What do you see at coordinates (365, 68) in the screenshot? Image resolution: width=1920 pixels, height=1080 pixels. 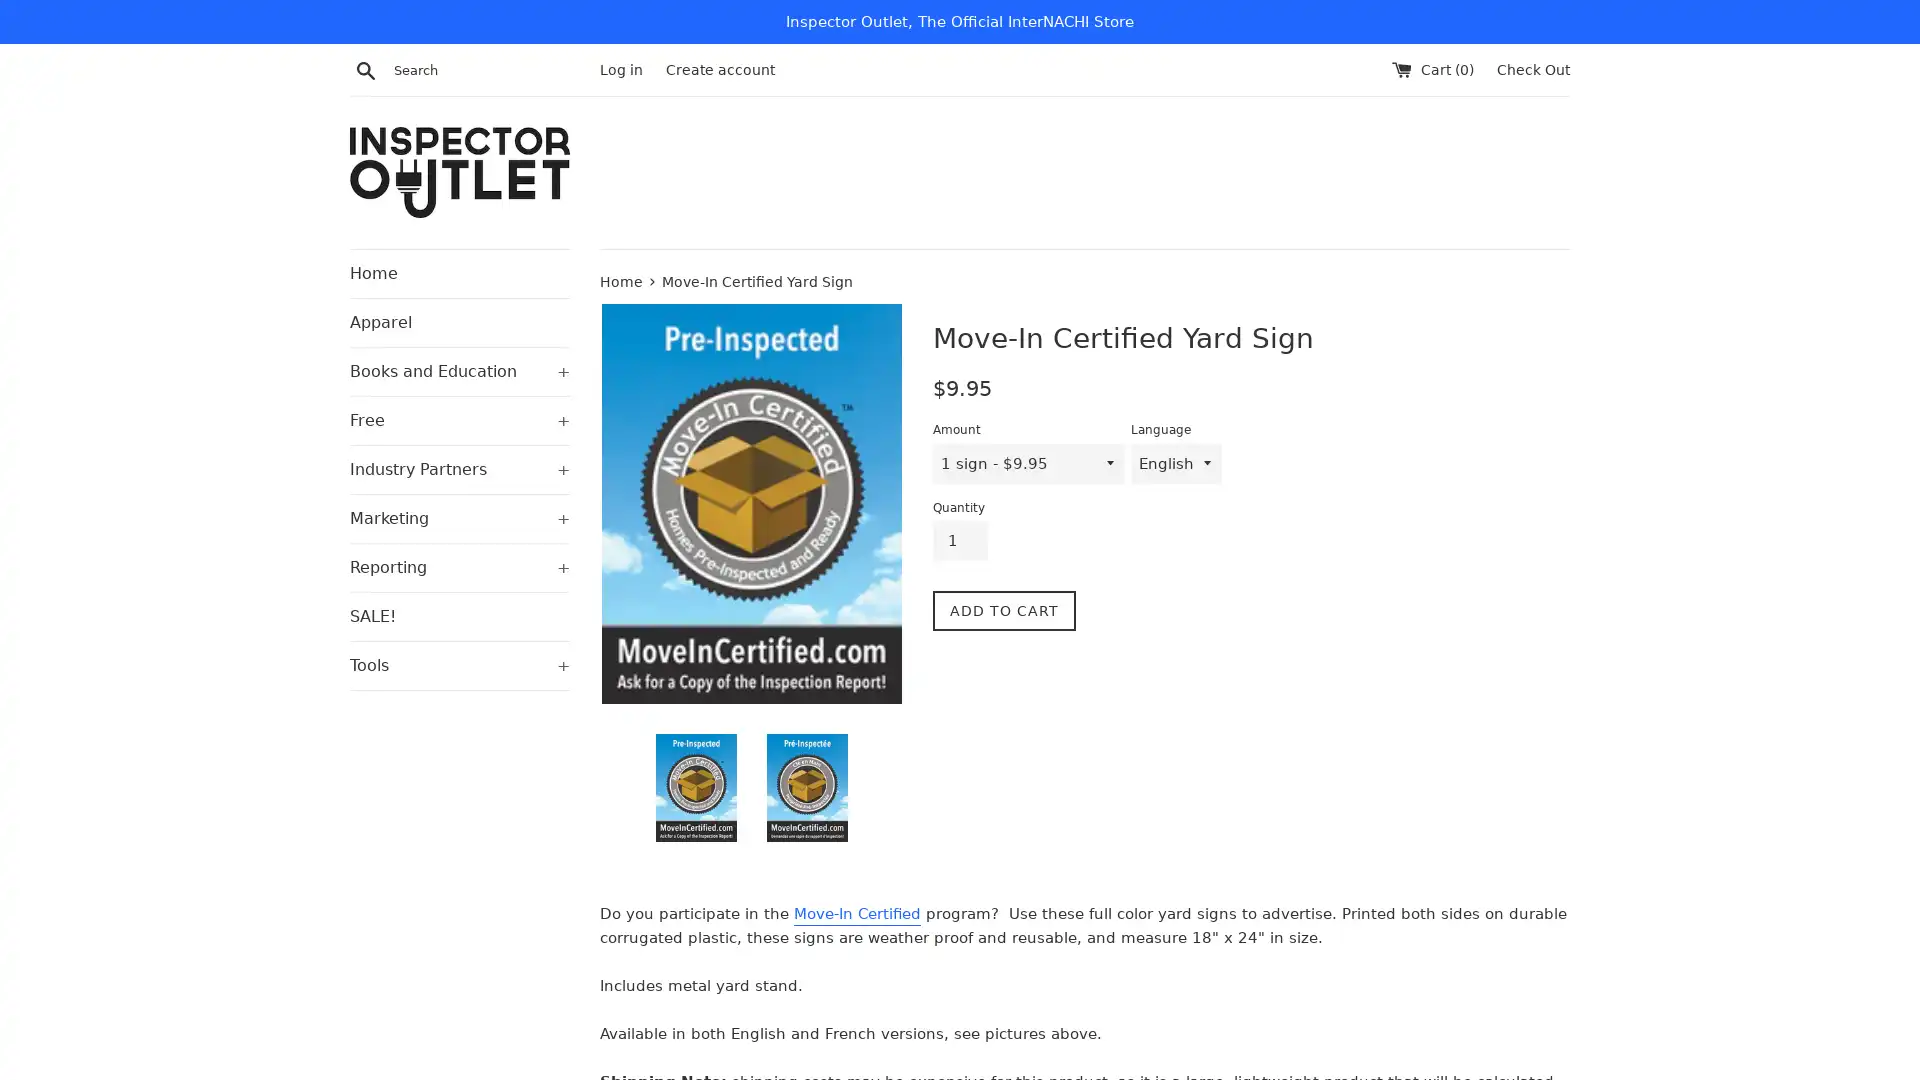 I see `Search` at bounding box center [365, 68].